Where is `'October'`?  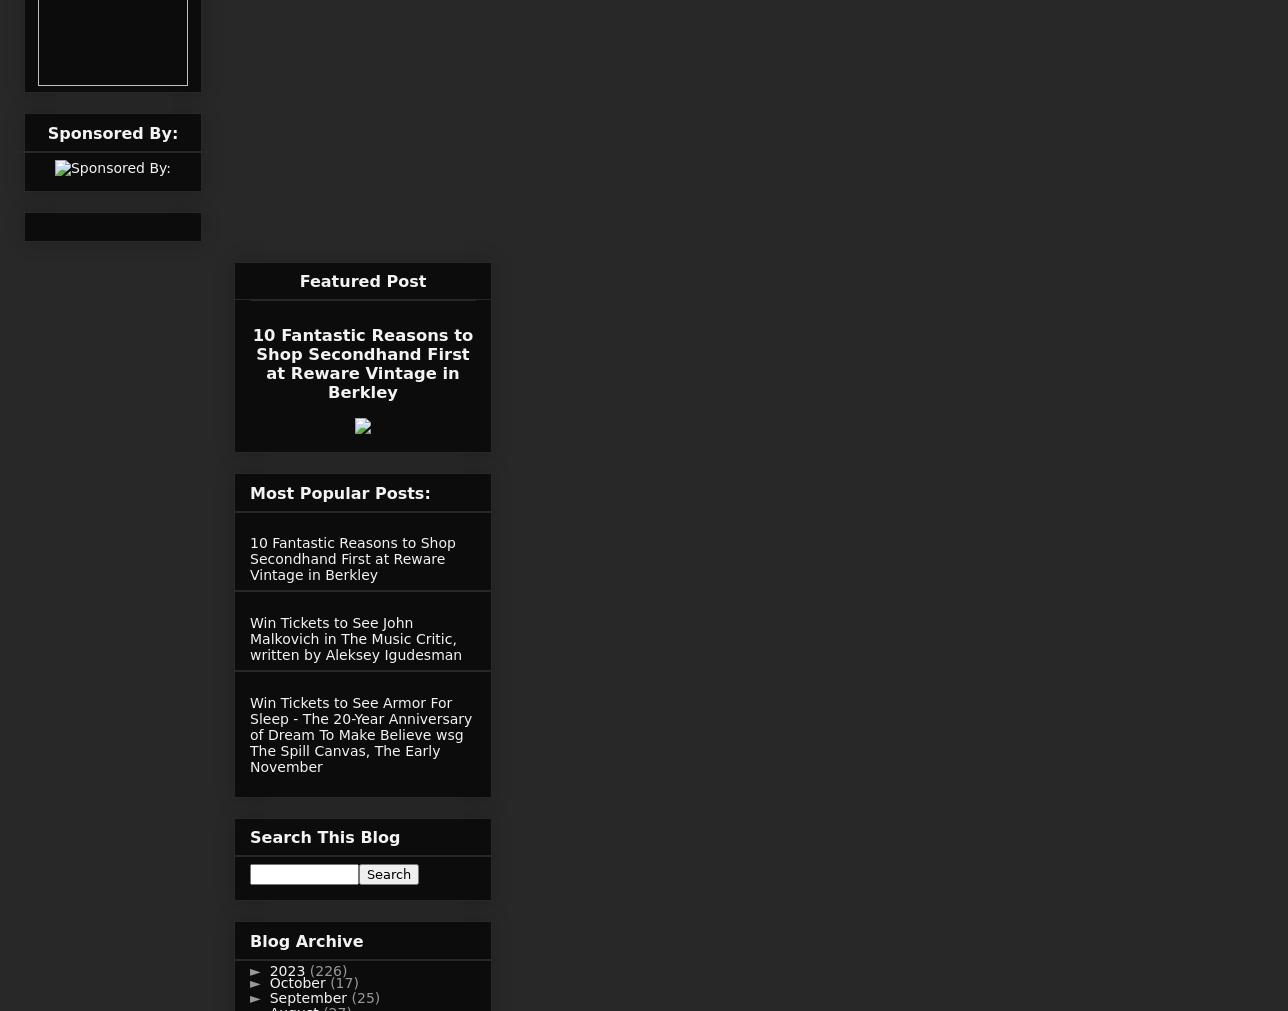
'October' is located at coordinates (299, 981).